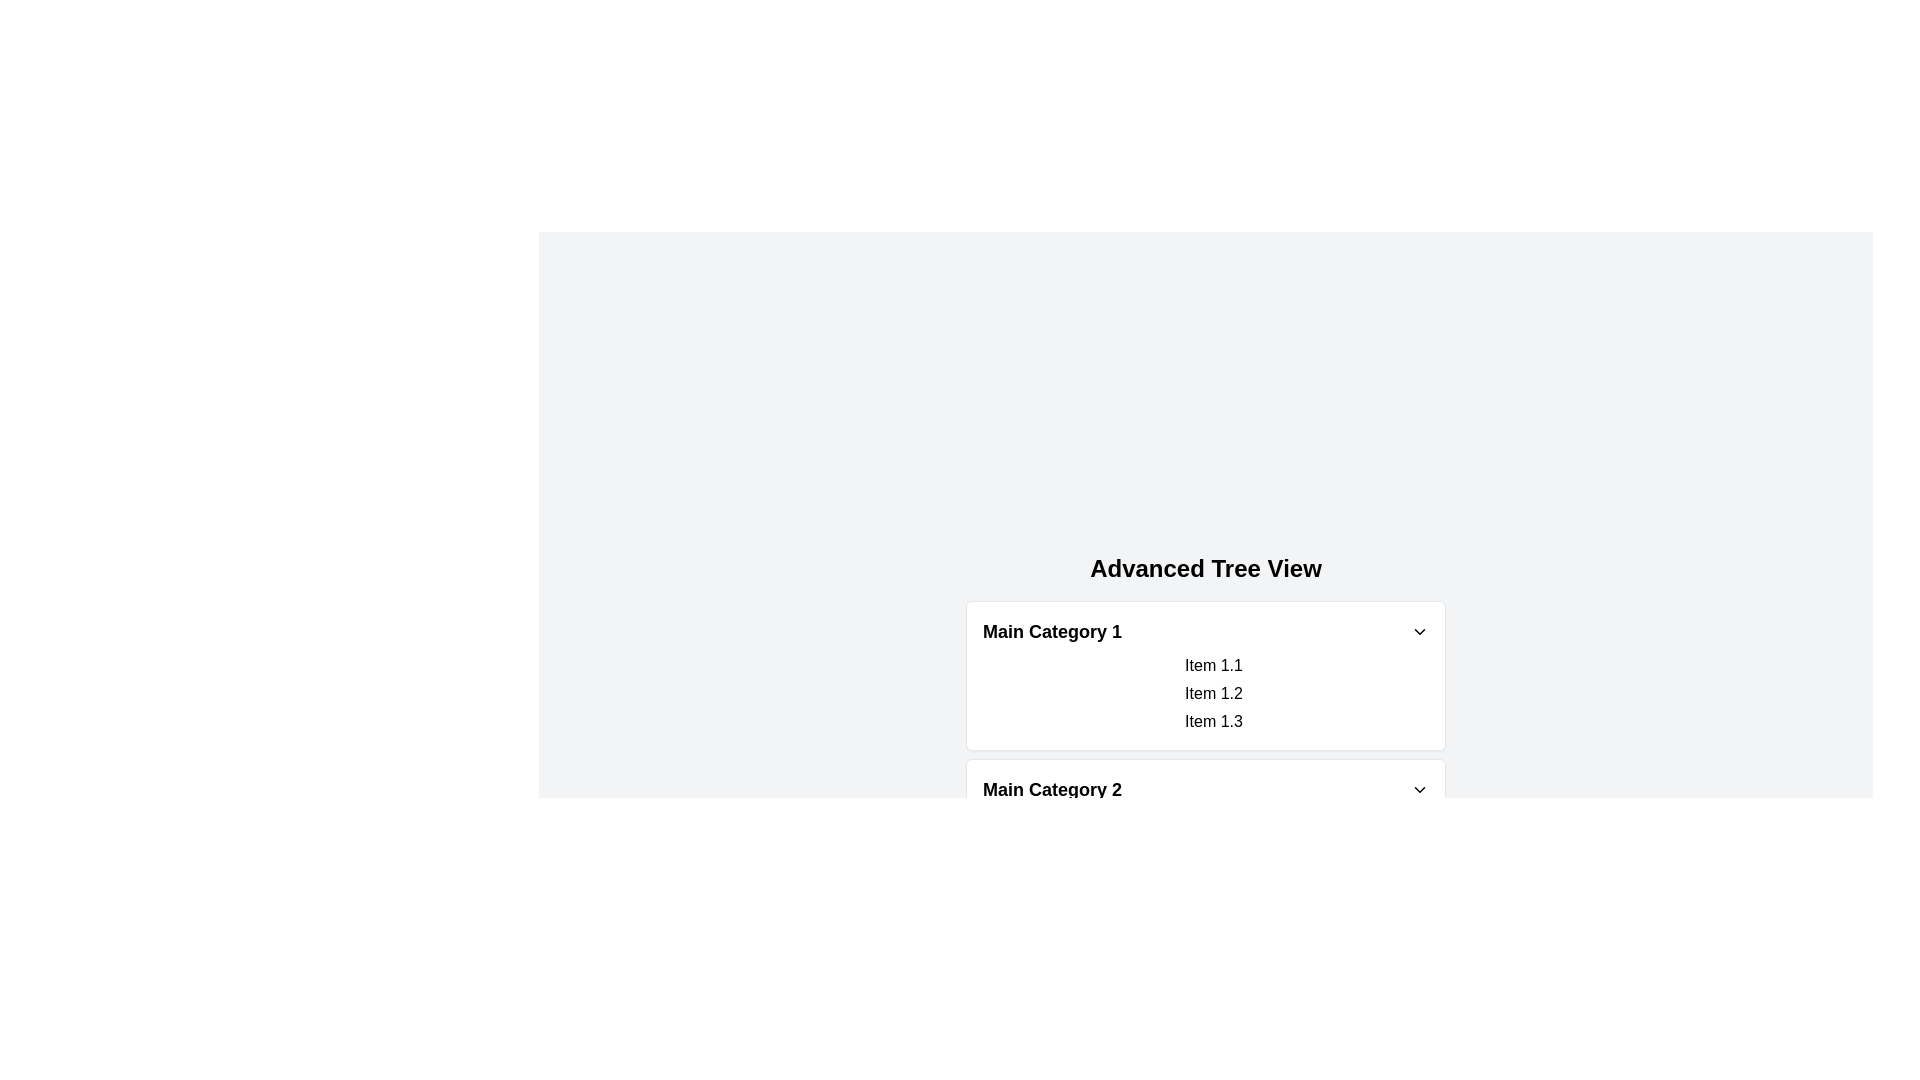 The image size is (1920, 1080). I want to click on the 'Main Category 1' text label, which features bold, large text and a dropdown icon, so click(1051, 632).